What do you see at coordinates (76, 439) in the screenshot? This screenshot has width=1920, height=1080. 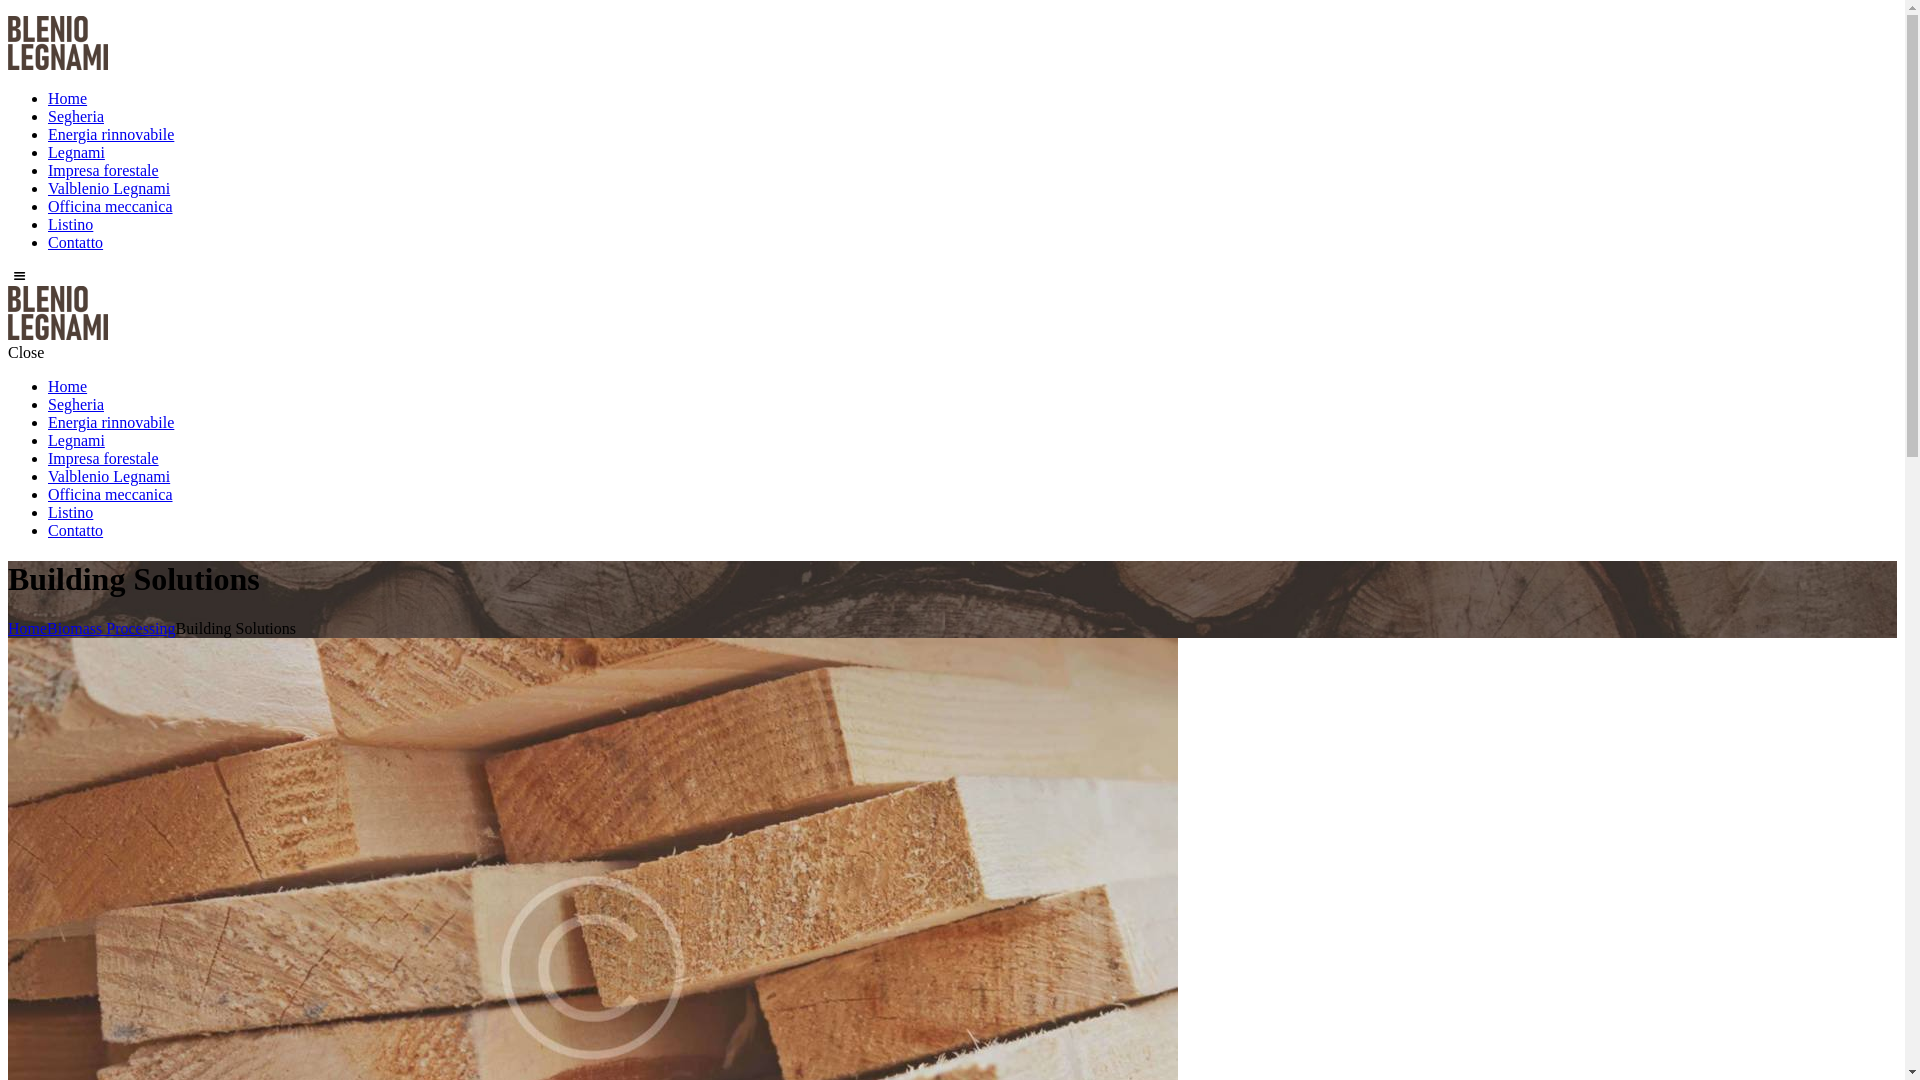 I see `'Legnami'` at bounding box center [76, 439].